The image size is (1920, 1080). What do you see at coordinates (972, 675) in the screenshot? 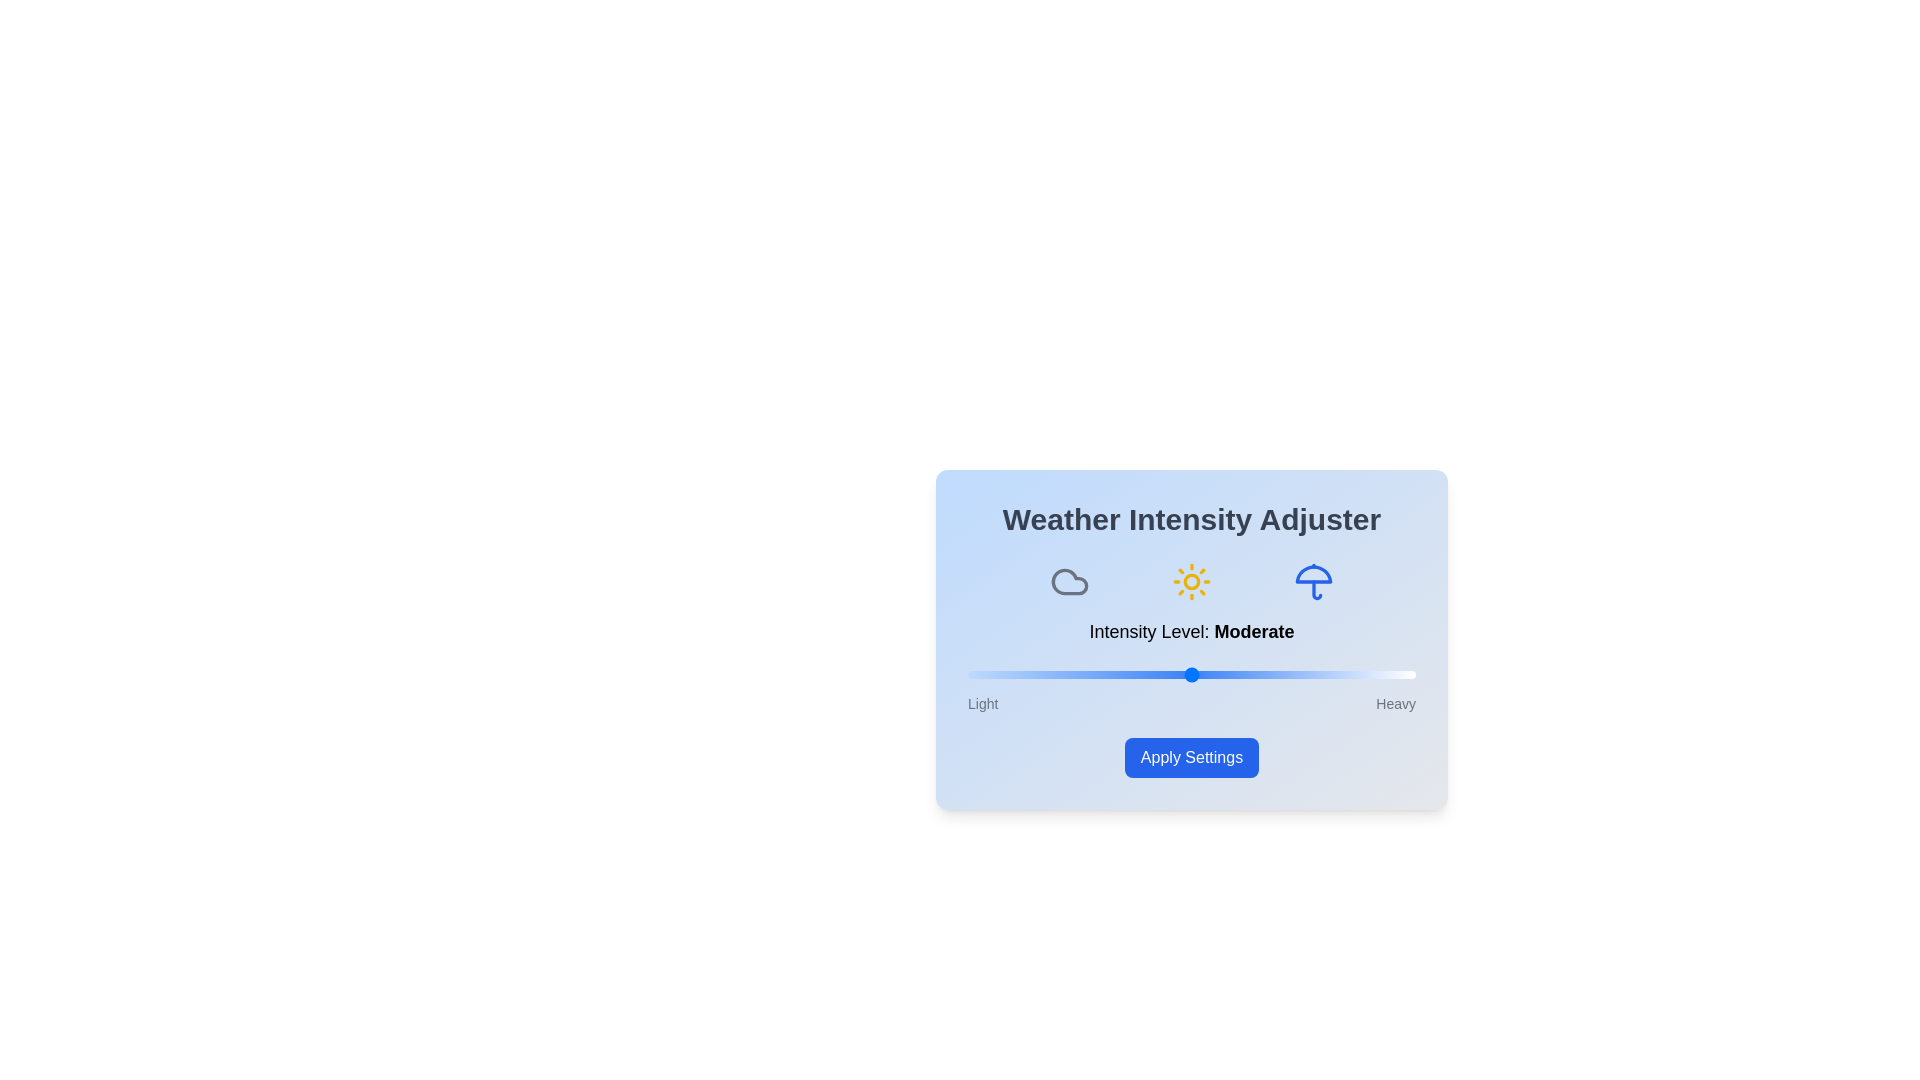
I see `the weather intensity slider to 1%` at bounding box center [972, 675].